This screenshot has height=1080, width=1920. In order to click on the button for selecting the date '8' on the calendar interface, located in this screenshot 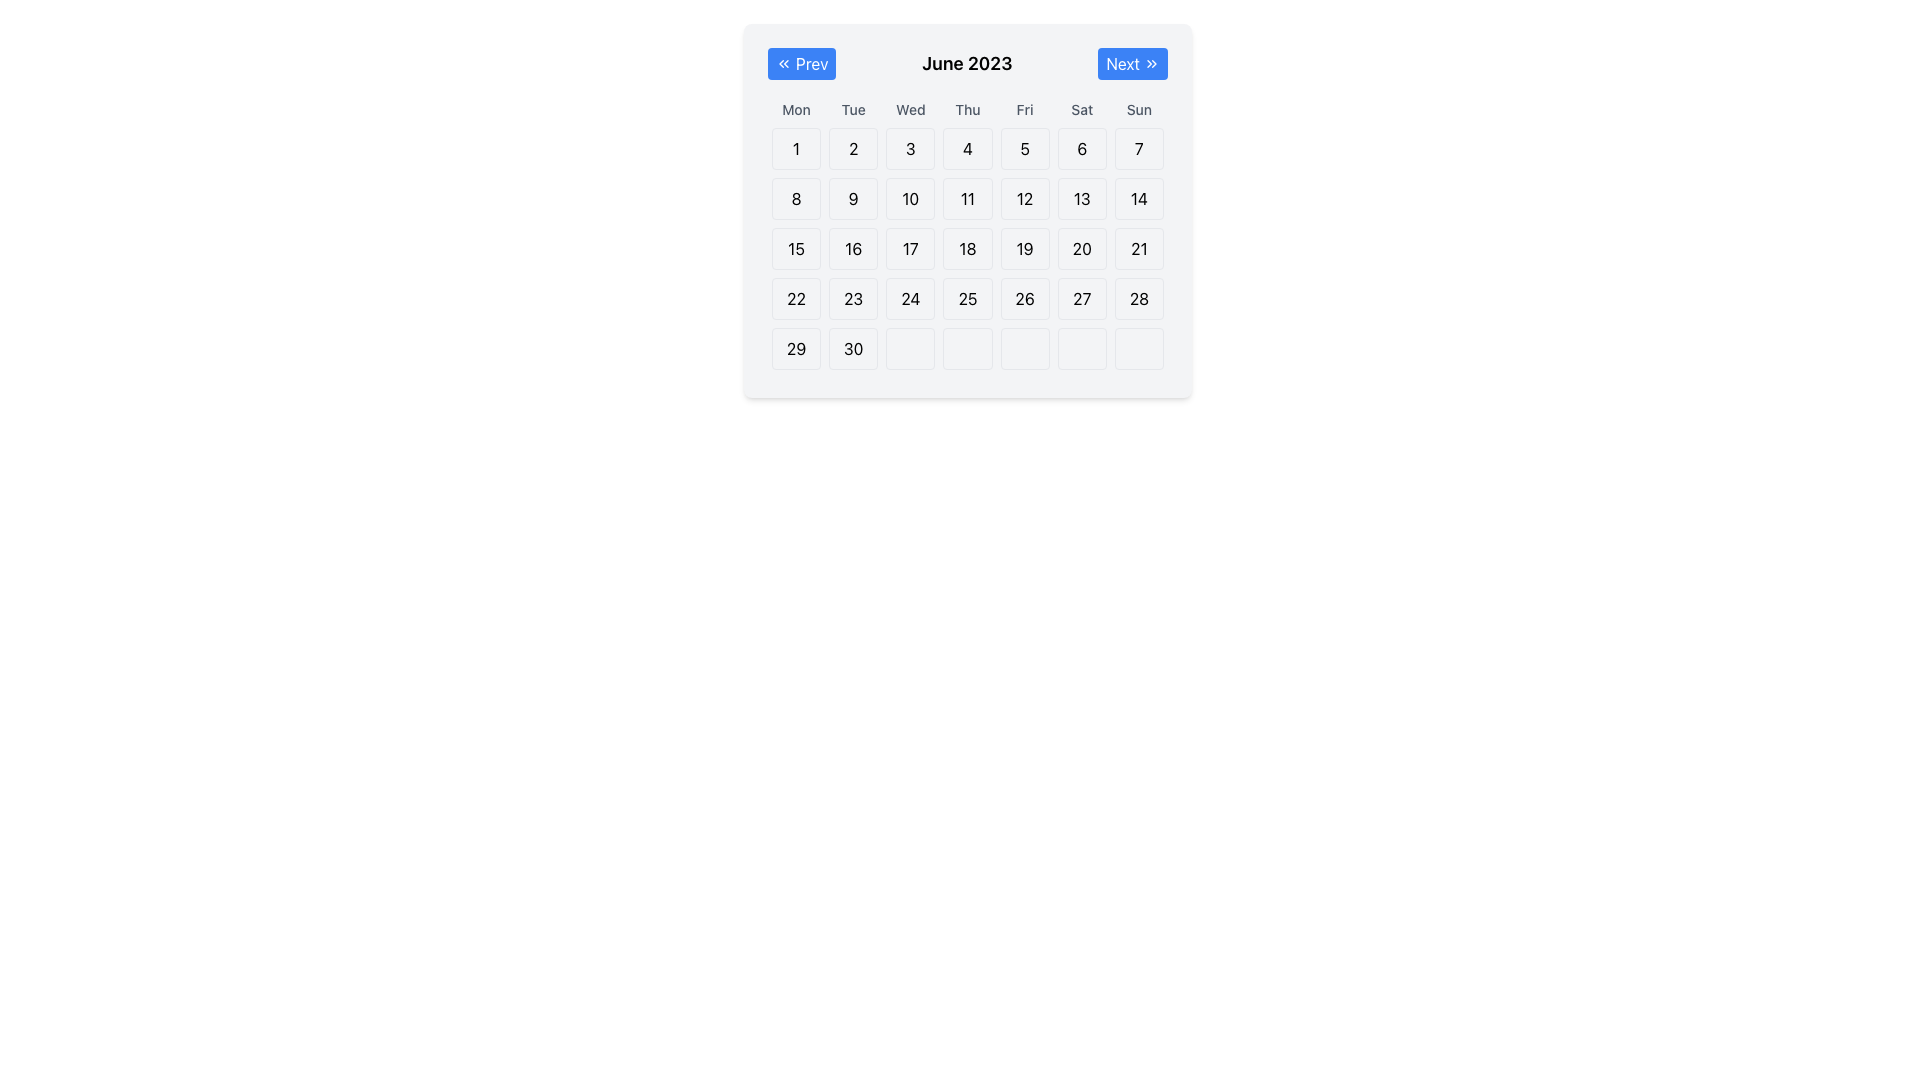, I will do `click(795, 199)`.